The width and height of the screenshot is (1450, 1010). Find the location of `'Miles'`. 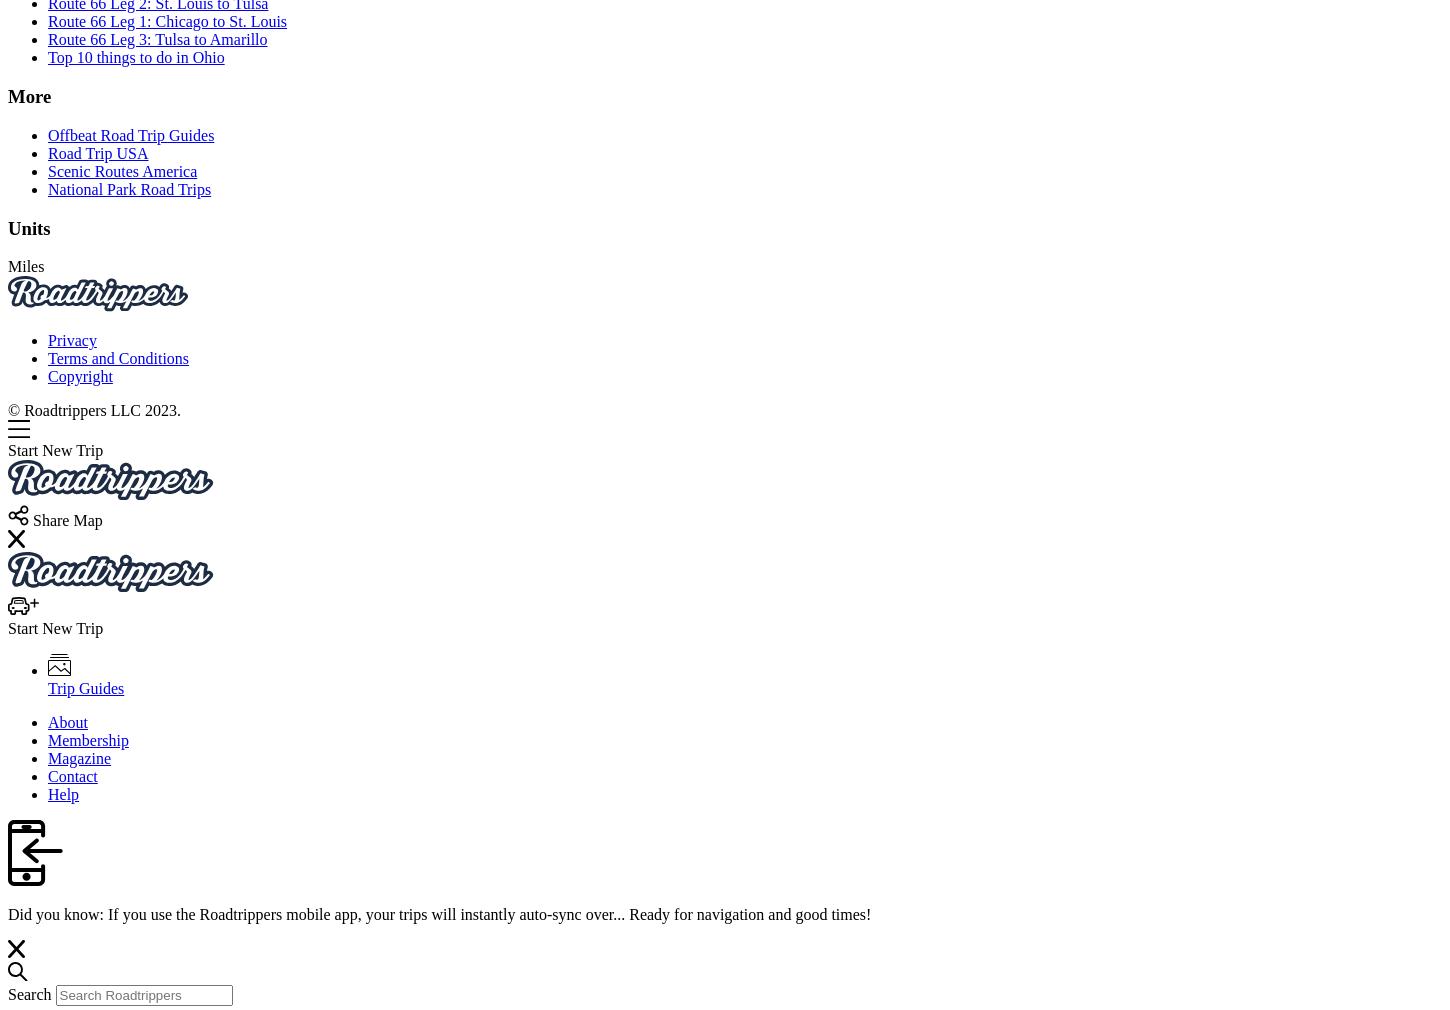

'Miles' is located at coordinates (25, 266).